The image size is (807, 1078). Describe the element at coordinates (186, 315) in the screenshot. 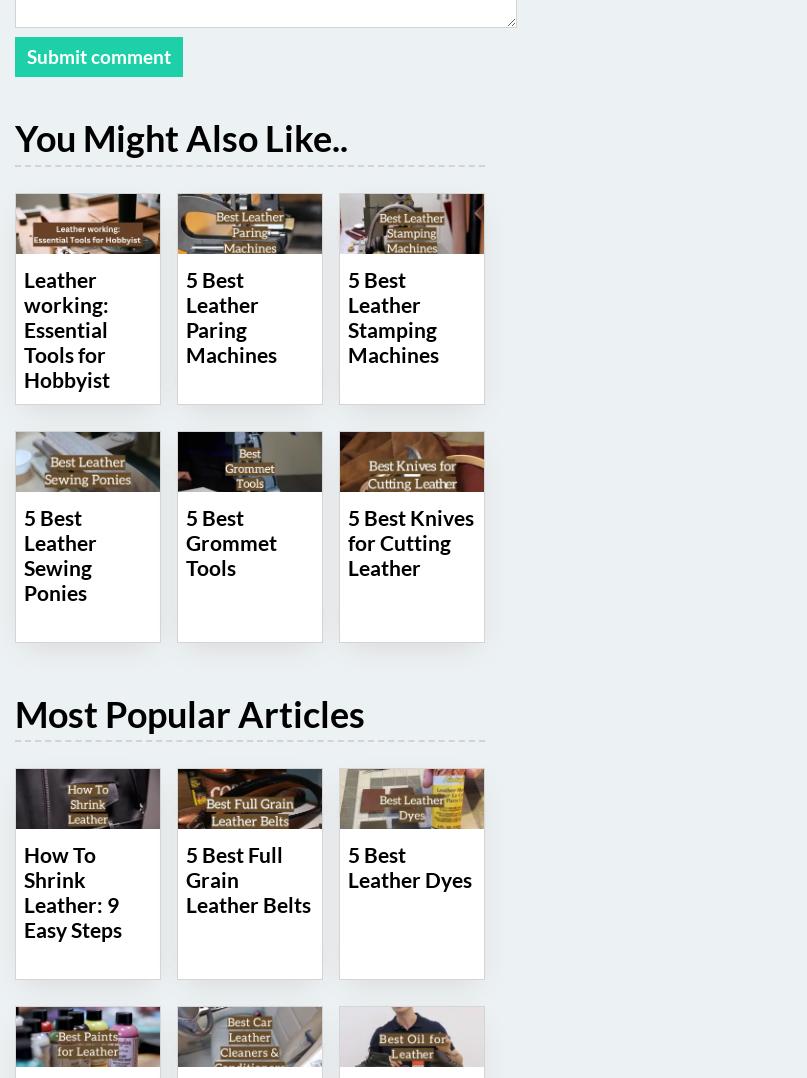

I see `'5 Best Leather Paring Machines'` at that location.